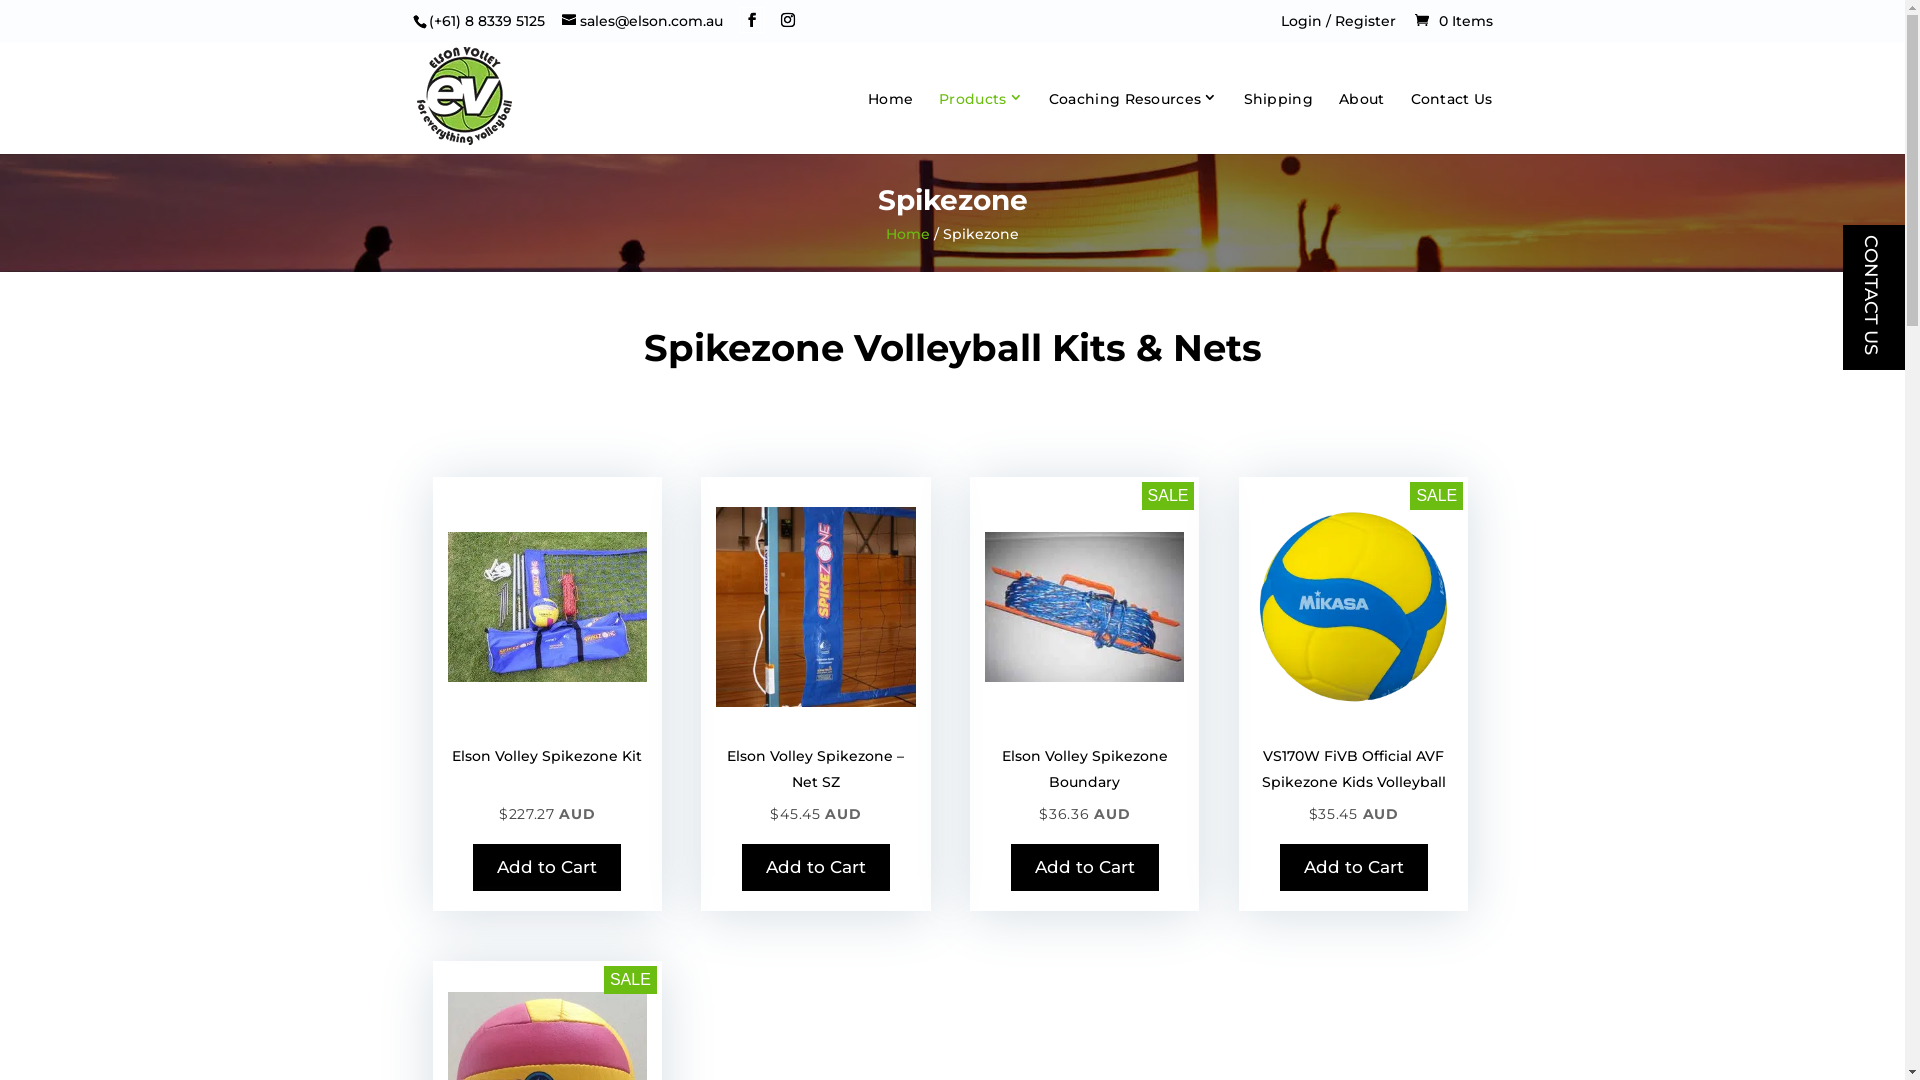 The width and height of the screenshot is (1920, 1080). What do you see at coordinates (868, 122) in the screenshot?
I see `'Home'` at bounding box center [868, 122].